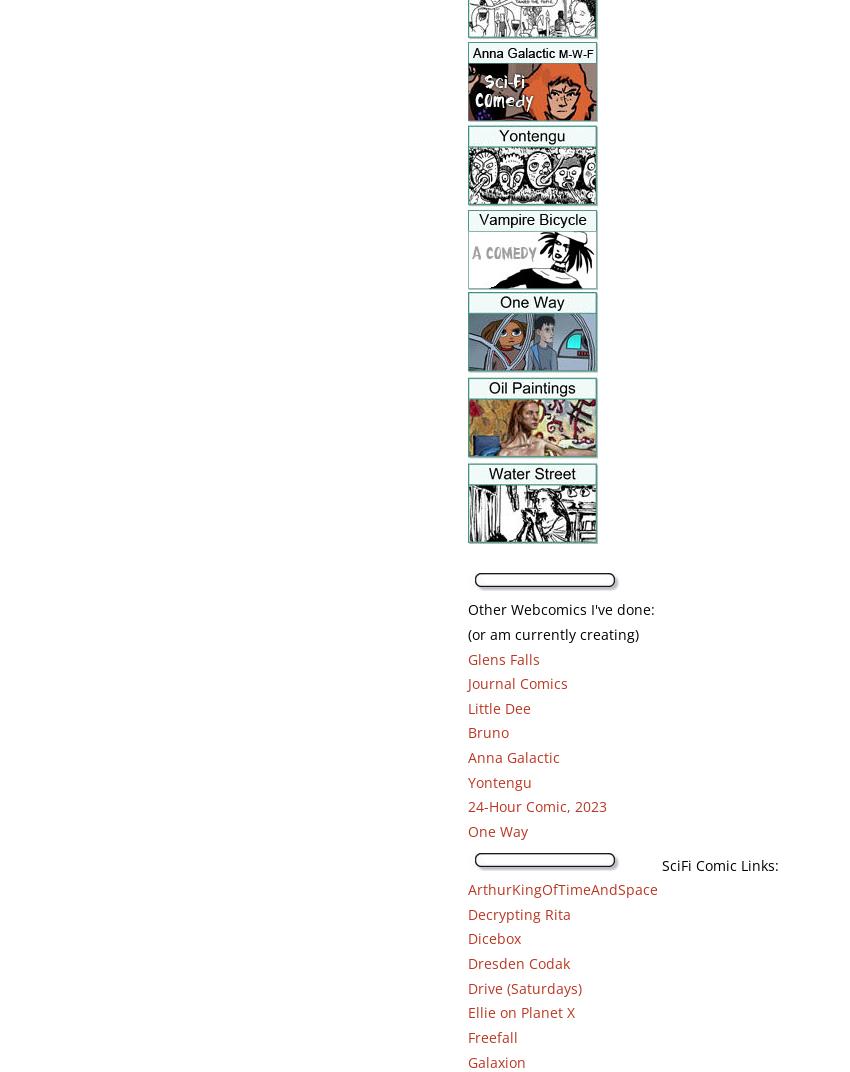 This screenshot has height=1072, width=850. Describe the element at coordinates (511, 757) in the screenshot. I see `'Anna Galactic'` at that location.